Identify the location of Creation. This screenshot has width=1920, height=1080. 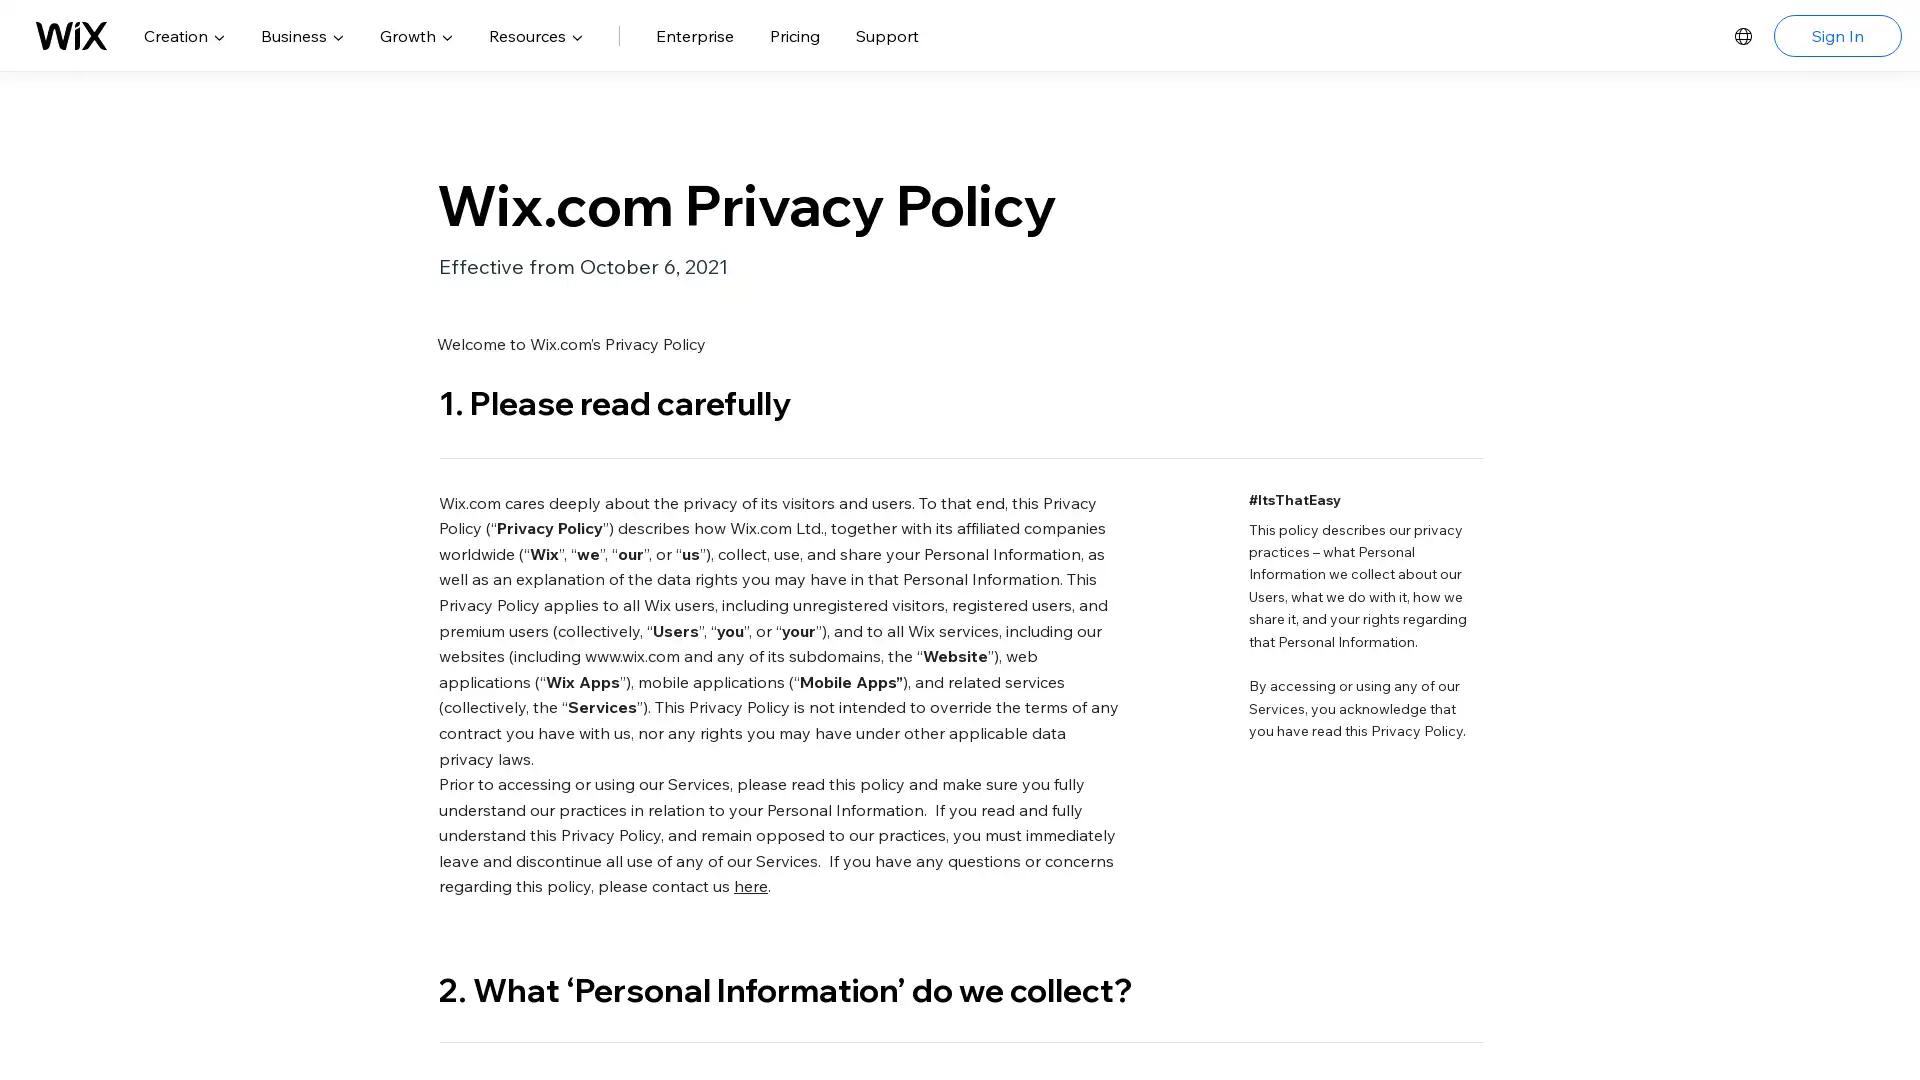
(184, 34).